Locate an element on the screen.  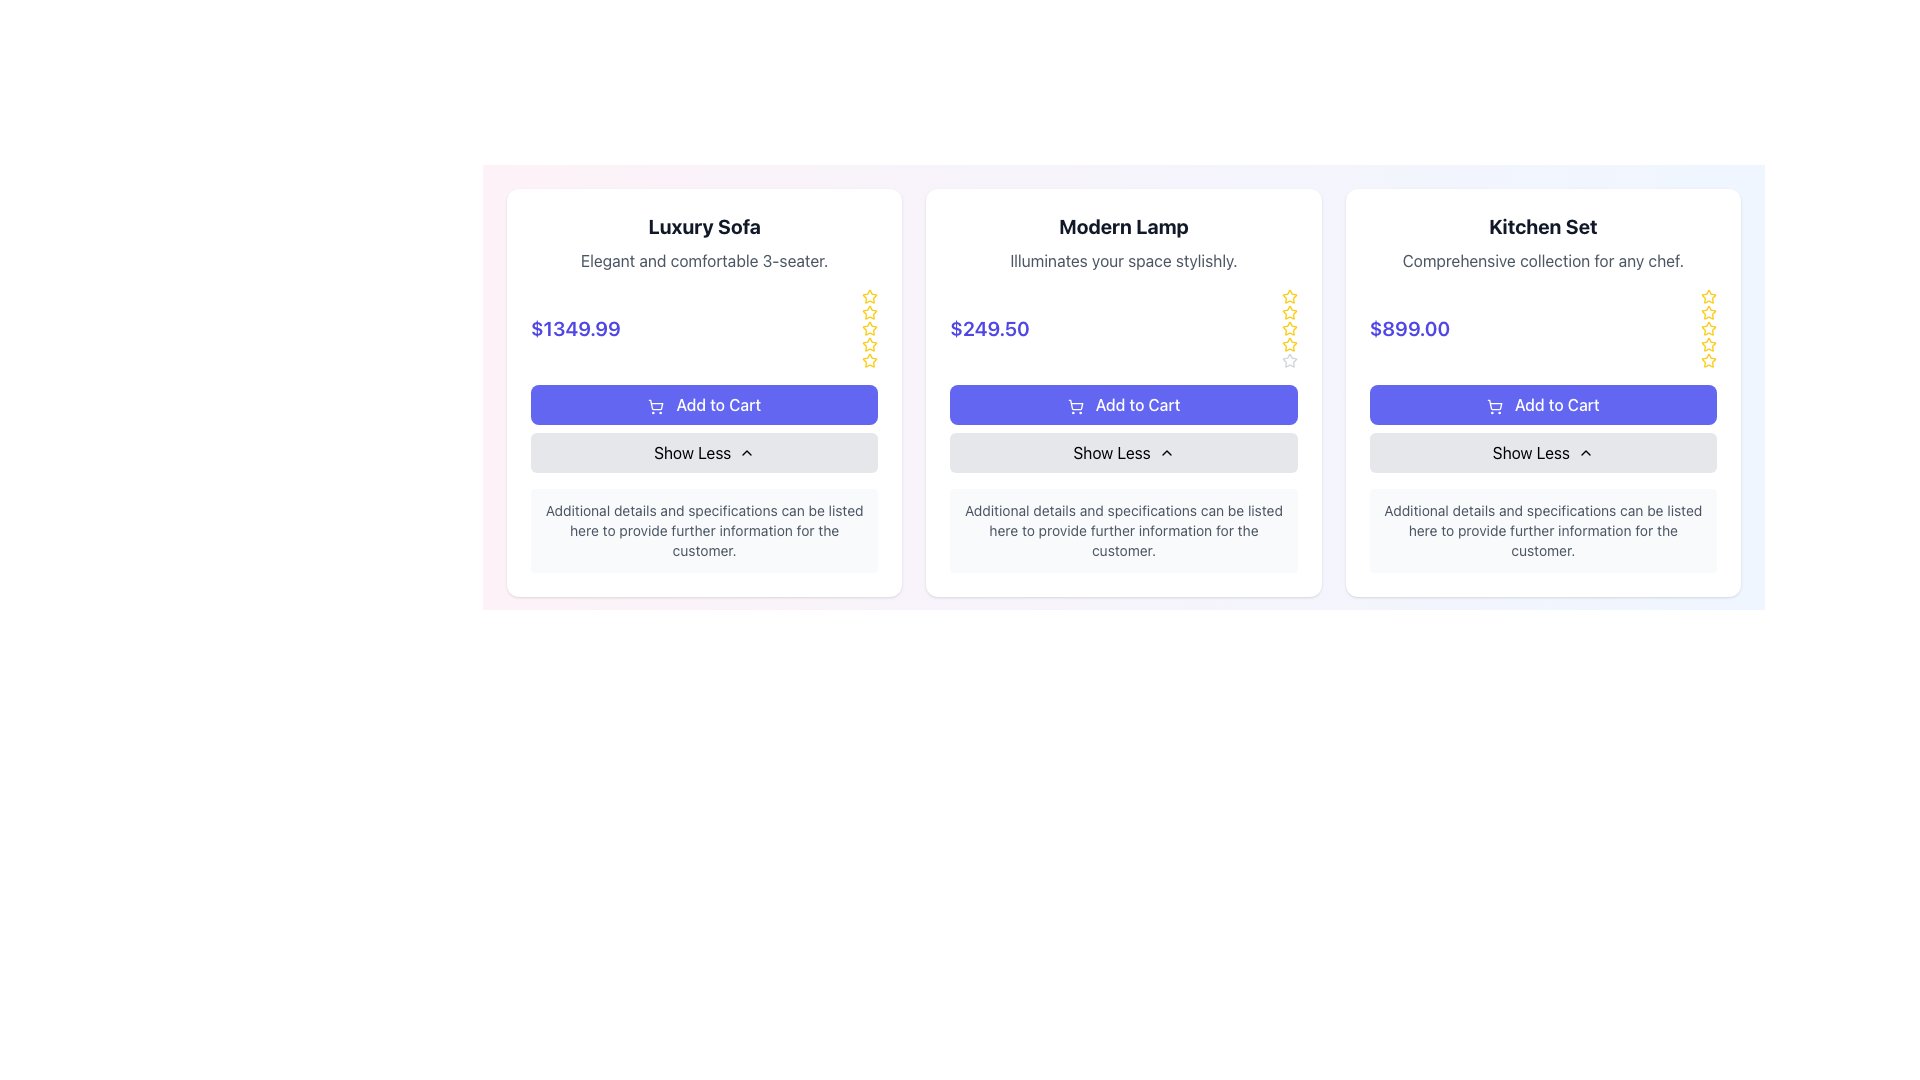
description text label that states 'Elegant and comfortable 3-seater.' which is located below the 'Luxury Sofa' header and above the price section within the leftmost card is located at coordinates (704, 260).